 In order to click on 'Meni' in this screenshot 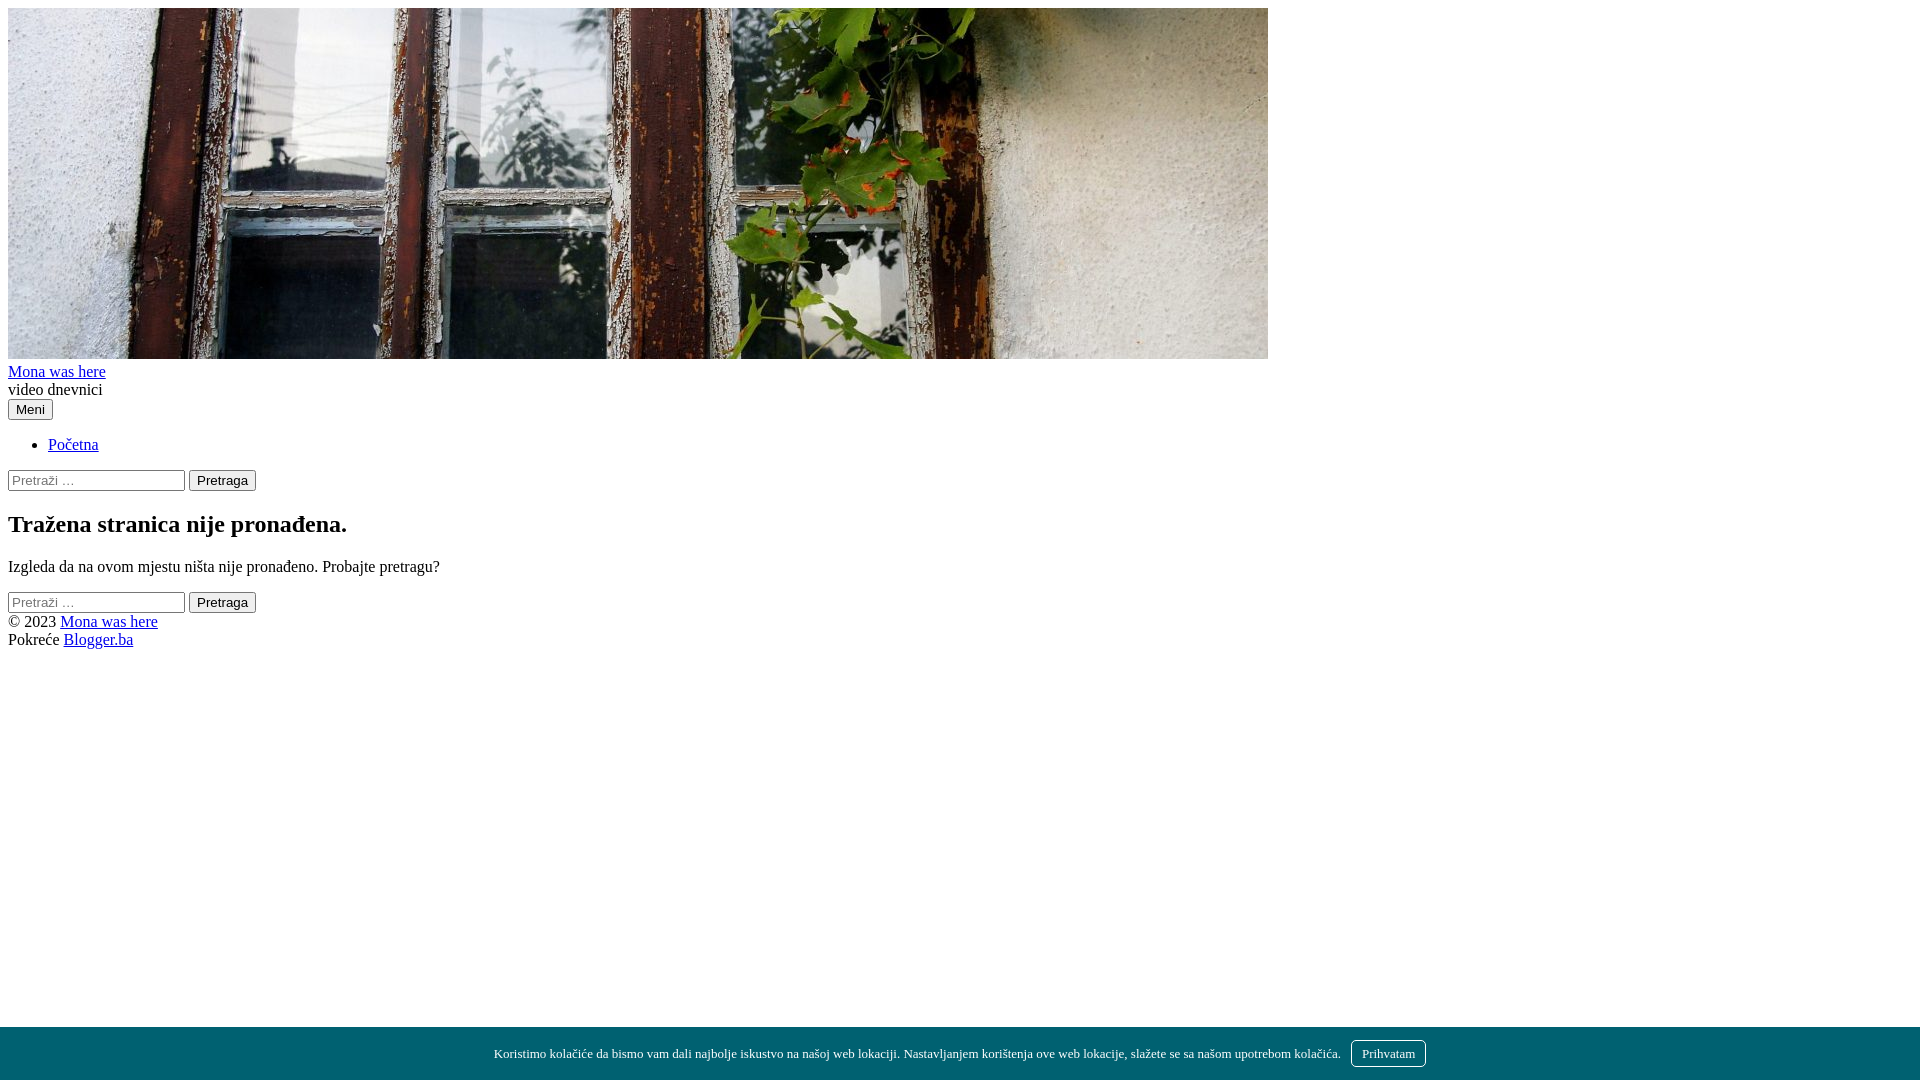, I will do `click(30, 408)`.